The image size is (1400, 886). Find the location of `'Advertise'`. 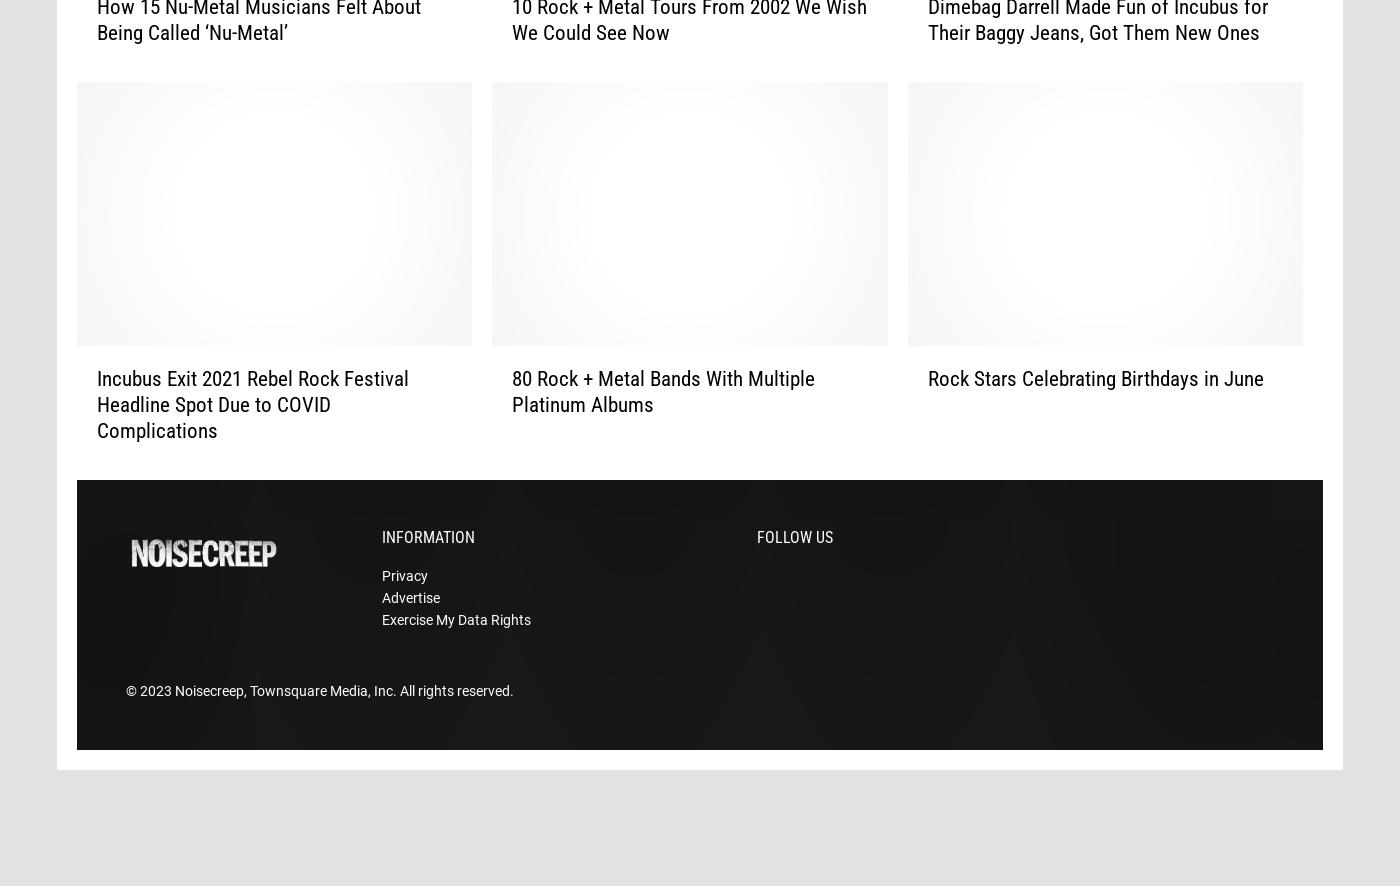

'Advertise' is located at coordinates (411, 628).